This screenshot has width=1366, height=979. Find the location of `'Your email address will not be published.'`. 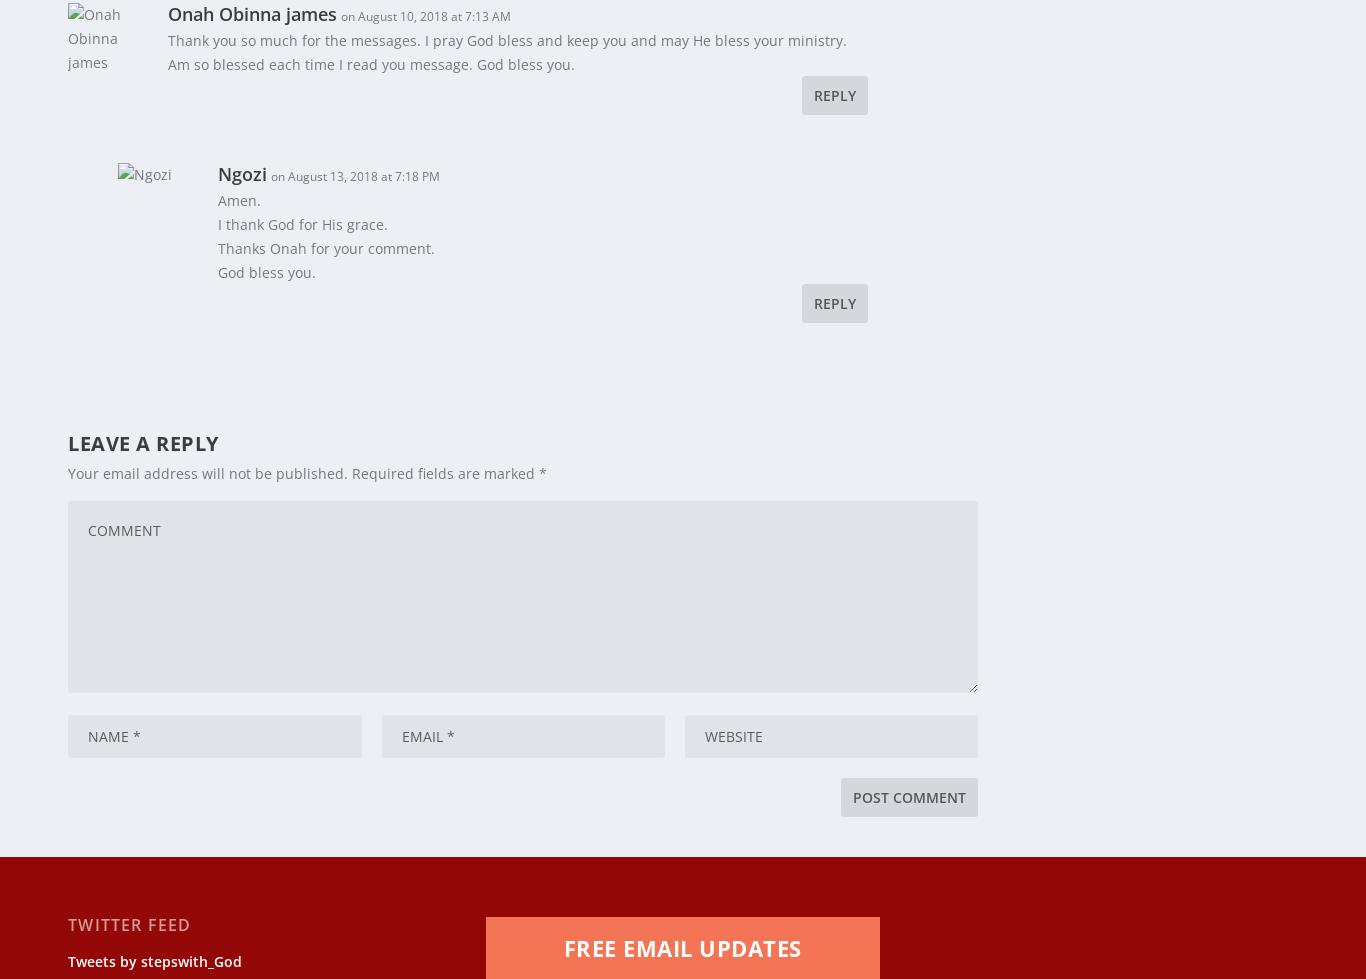

'Your email address will not be published.' is located at coordinates (207, 460).